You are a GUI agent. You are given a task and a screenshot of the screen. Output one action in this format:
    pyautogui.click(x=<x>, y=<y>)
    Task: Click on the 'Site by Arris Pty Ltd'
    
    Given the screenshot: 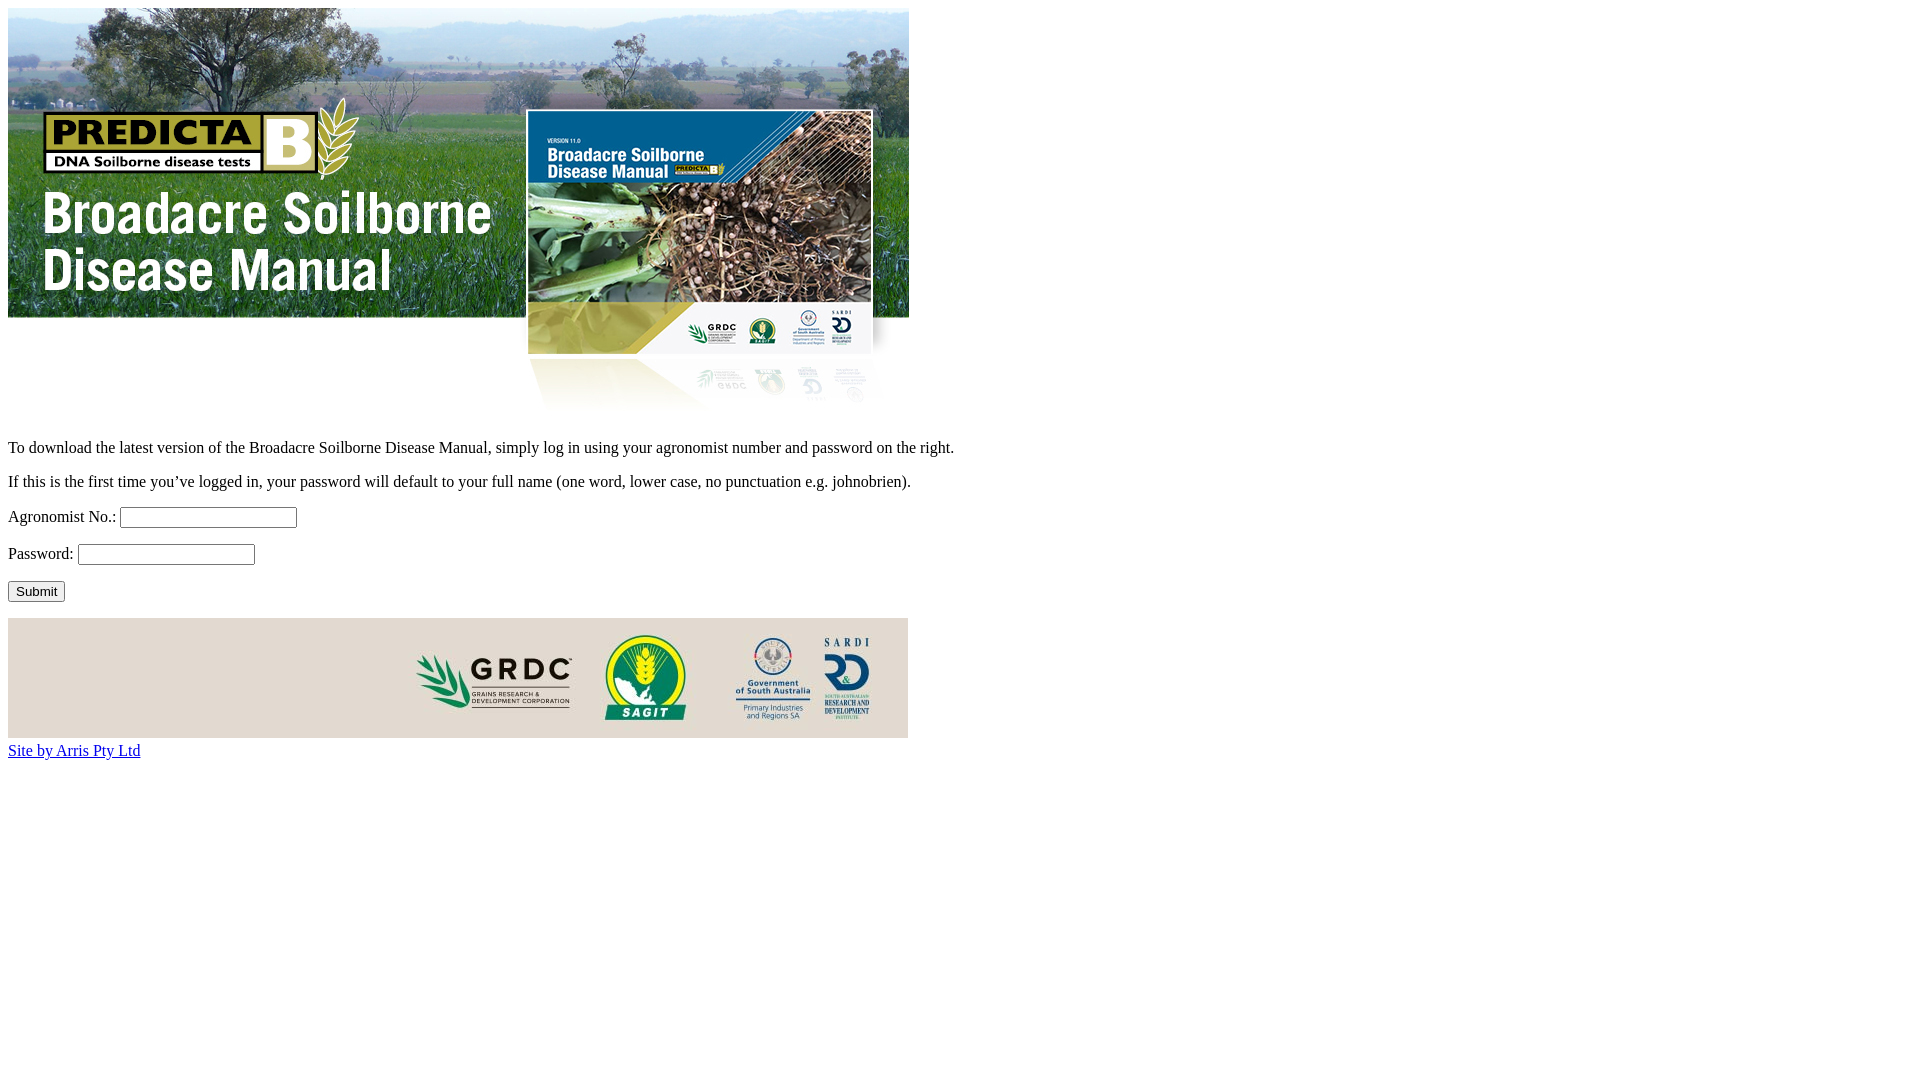 What is the action you would take?
    pyautogui.click(x=73, y=750)
    